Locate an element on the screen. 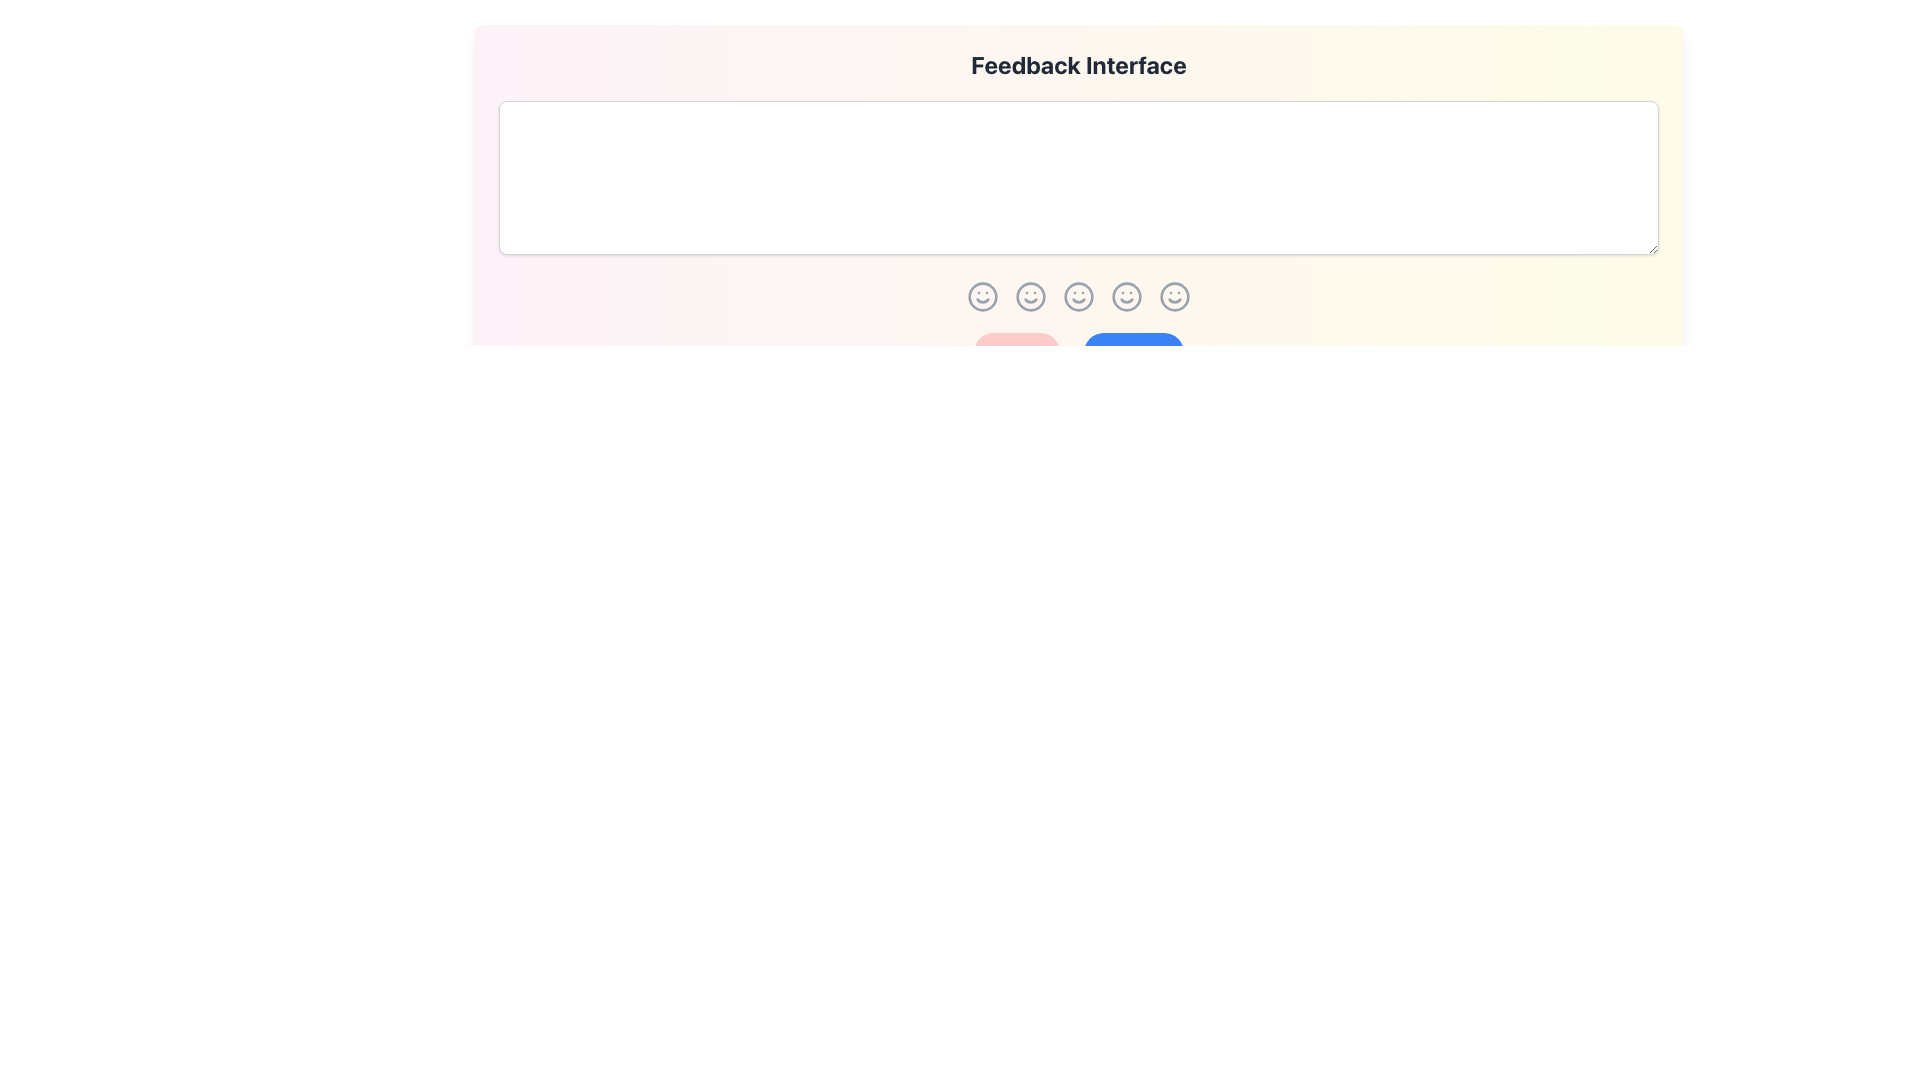  the 'Clear' and 'Submit' buttons in the Button Group located in the 'Feedback Interface' section to observe their hover effects is located at coordinates (1078, 352).